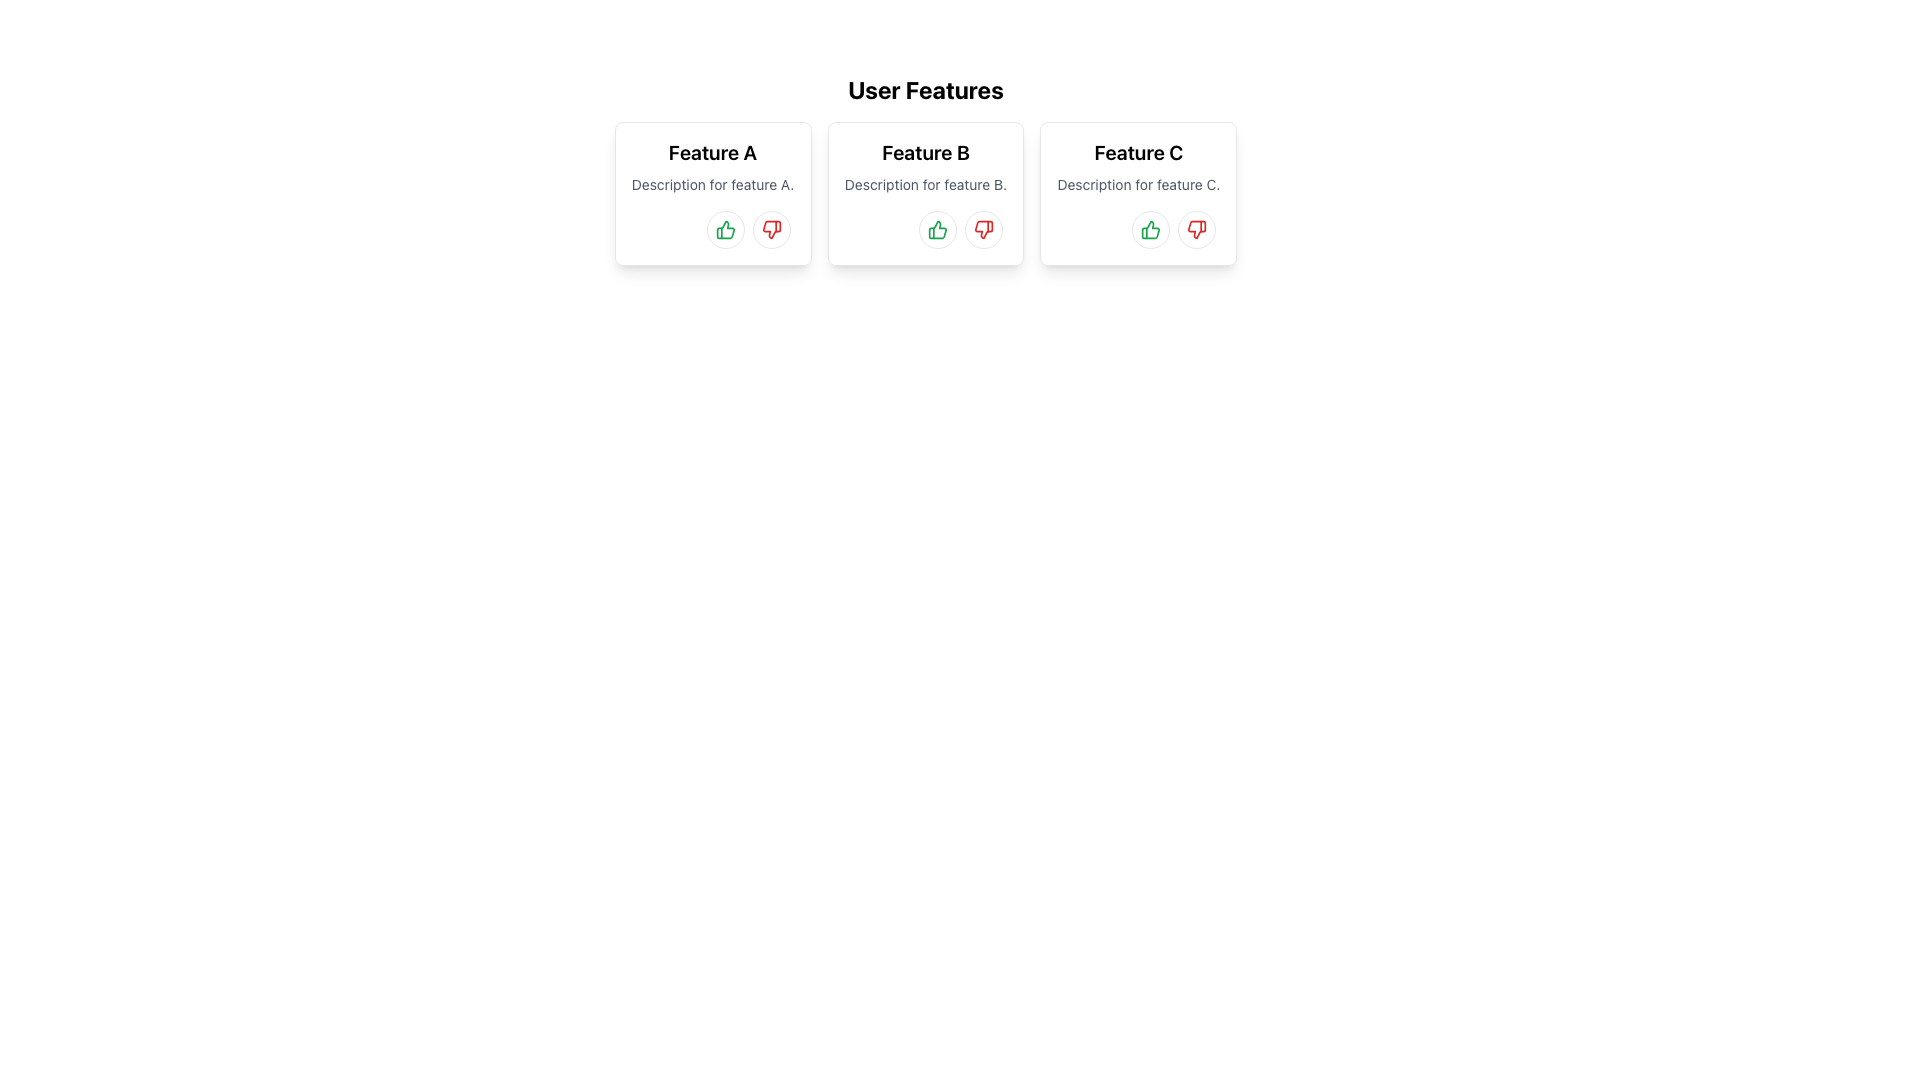  I want to click on the positive feedback button with icon for 'Feature B', so click(925, 229).